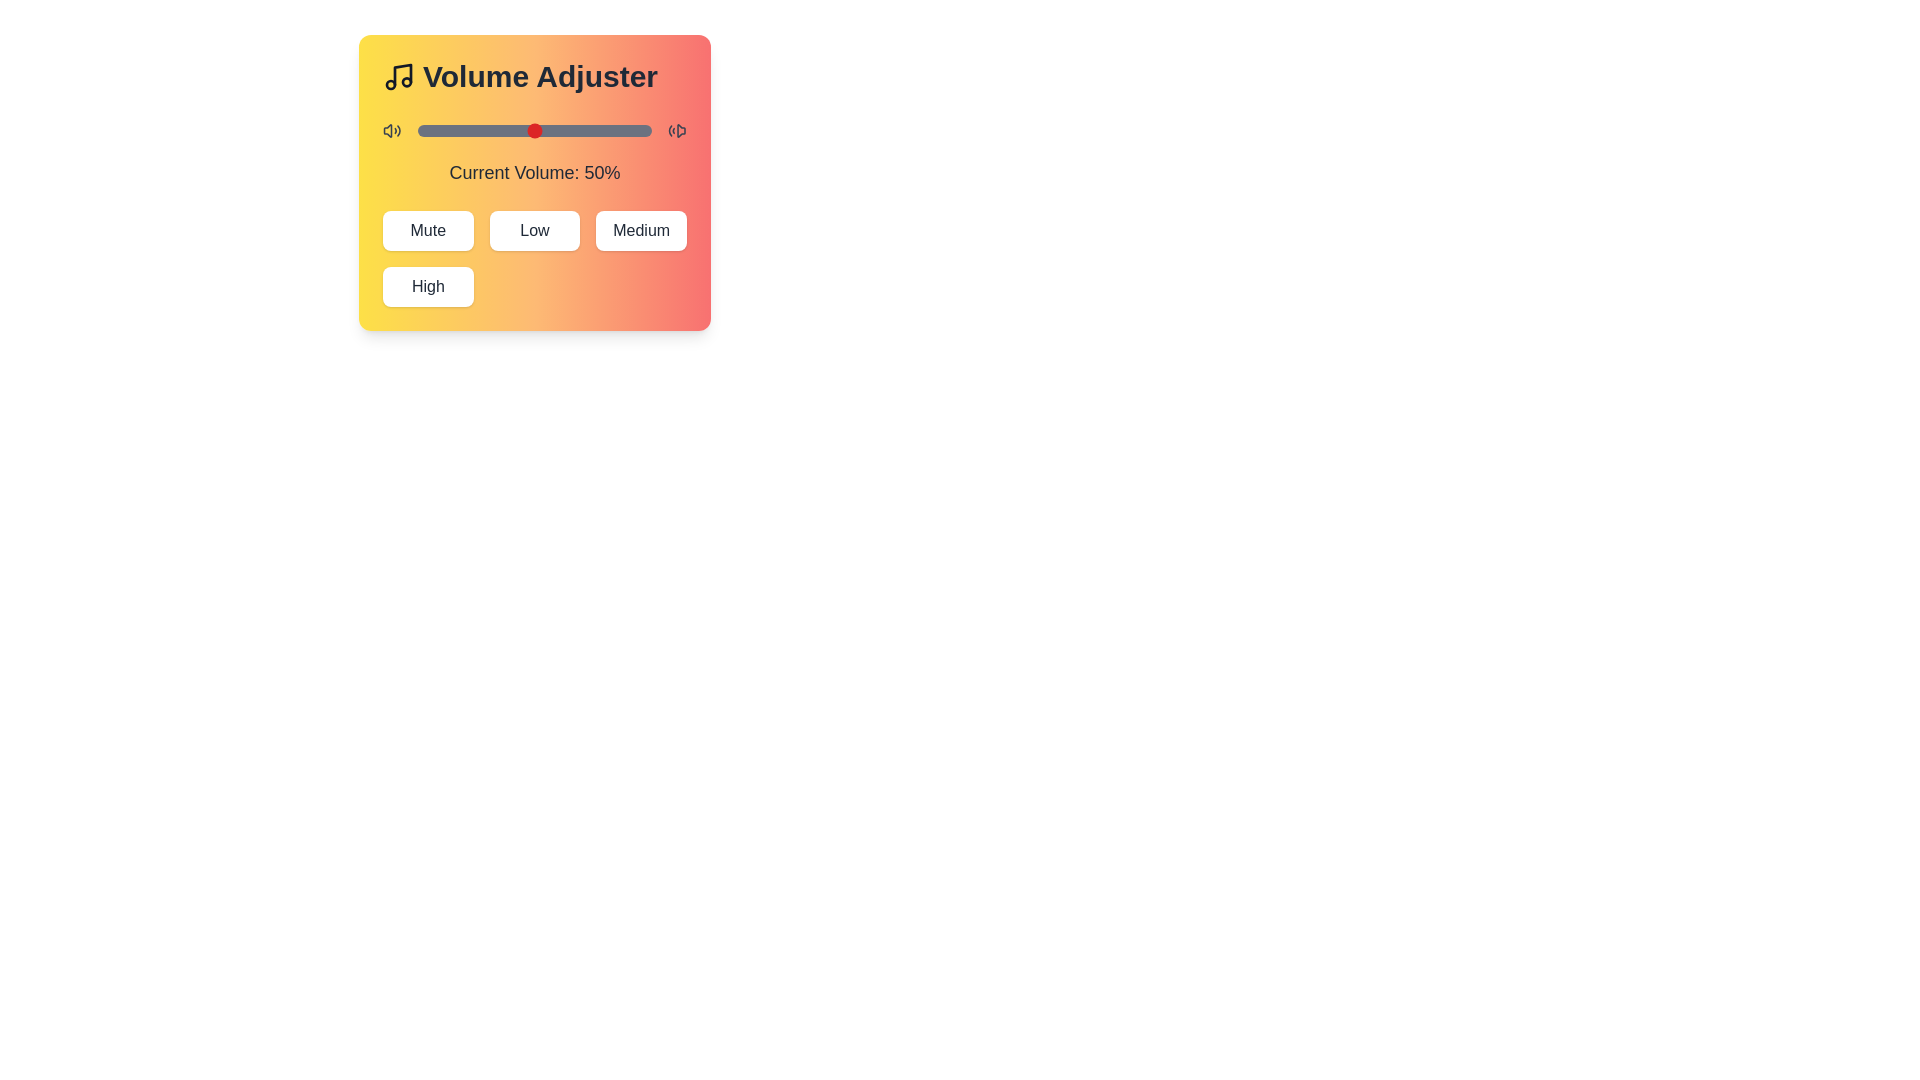 Image resolution: width=1920 pixels, height=1080 pixels. Describe the element at coordinates (392, 131) in the screenshot. I see `the decorative icon volume_symbol_left` at that location.